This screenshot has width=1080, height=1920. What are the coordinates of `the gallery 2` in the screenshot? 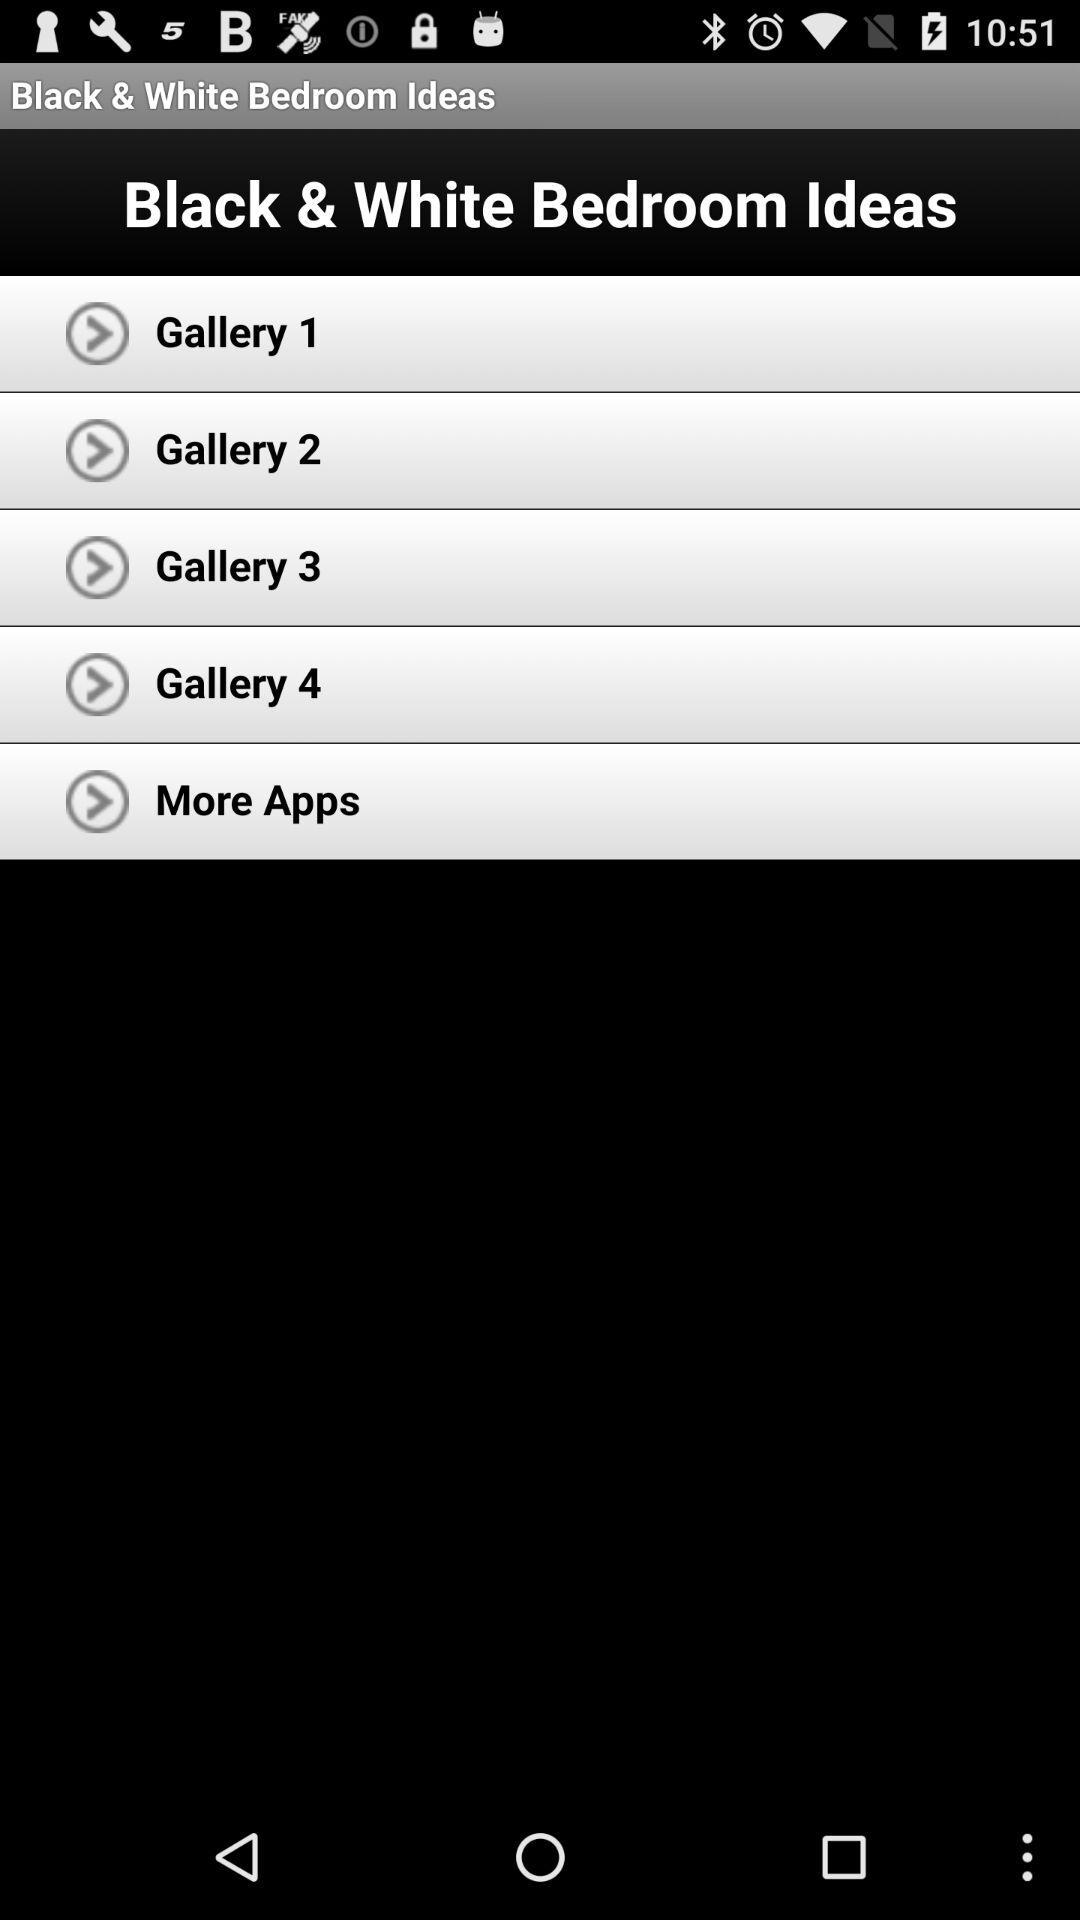 It's located at (237, 446).